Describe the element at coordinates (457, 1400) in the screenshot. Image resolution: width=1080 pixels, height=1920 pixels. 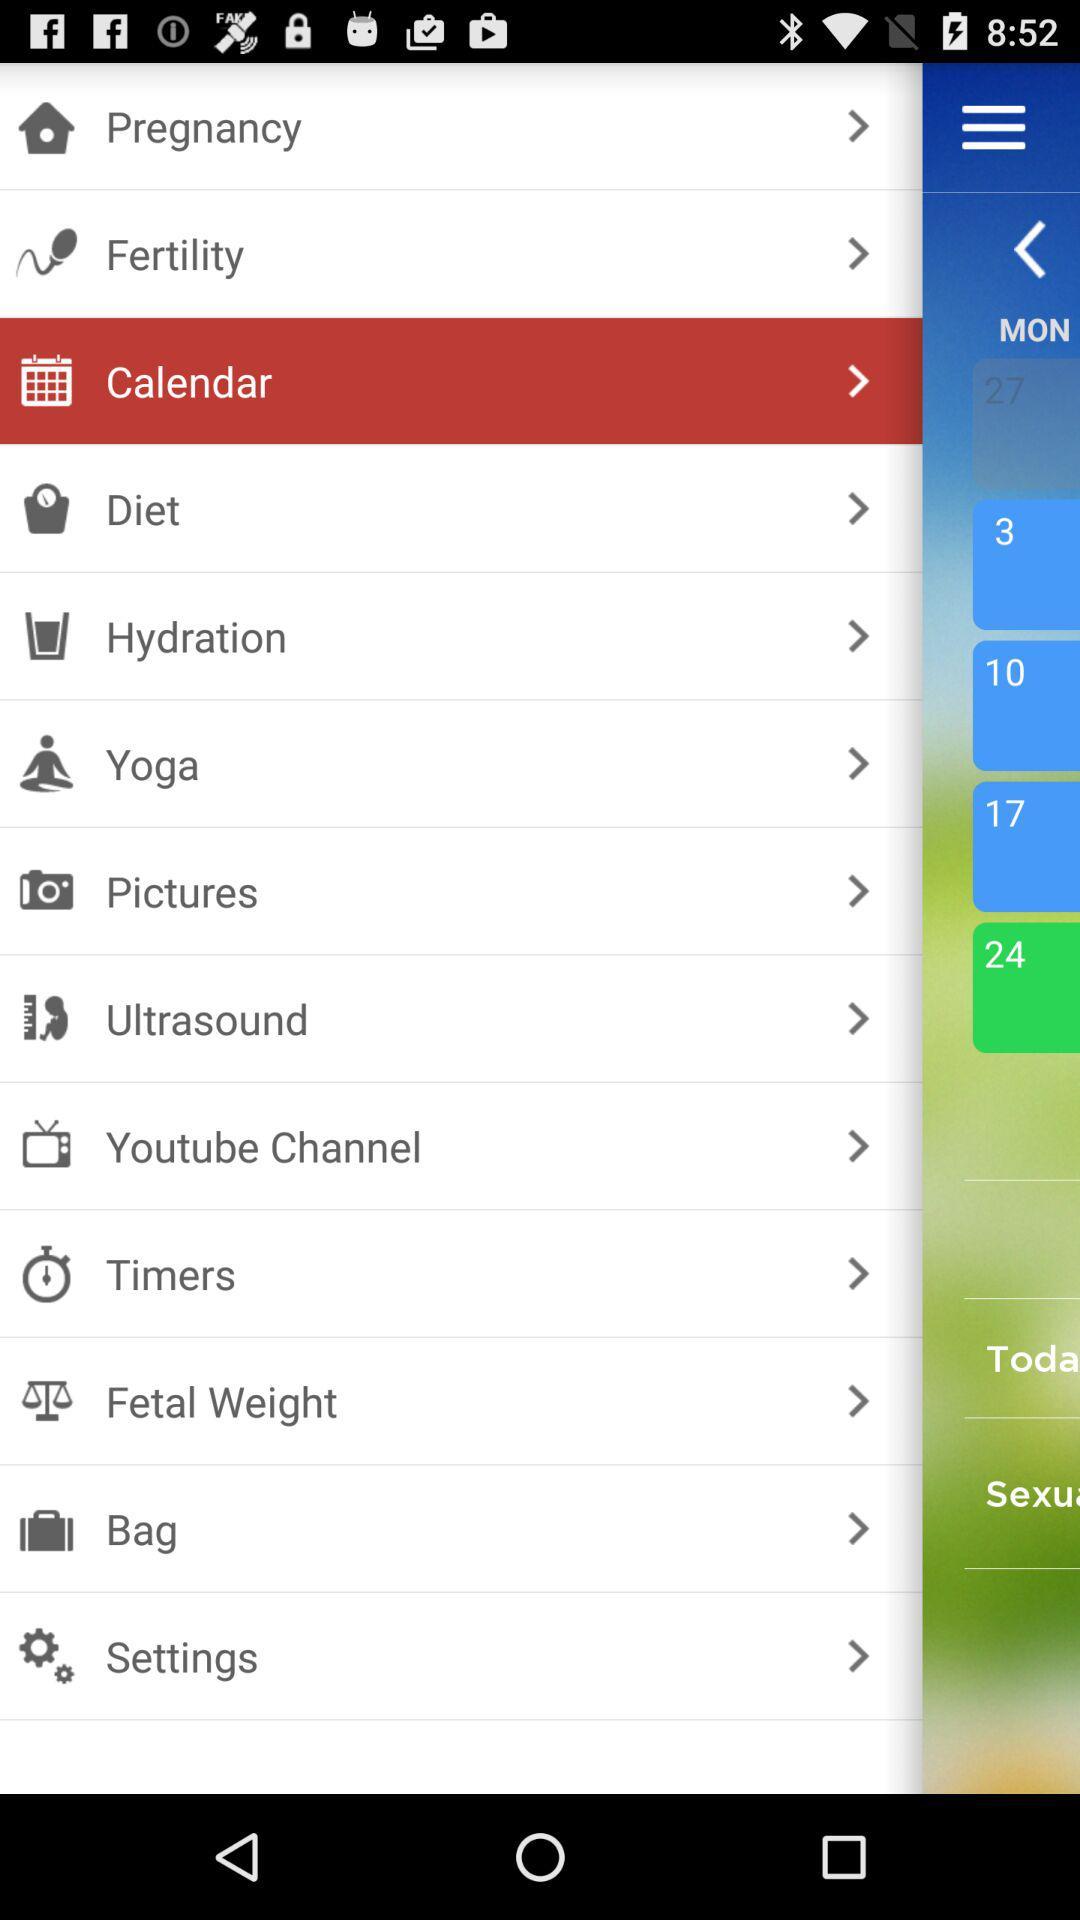
I see `the item above bag item` at that location.